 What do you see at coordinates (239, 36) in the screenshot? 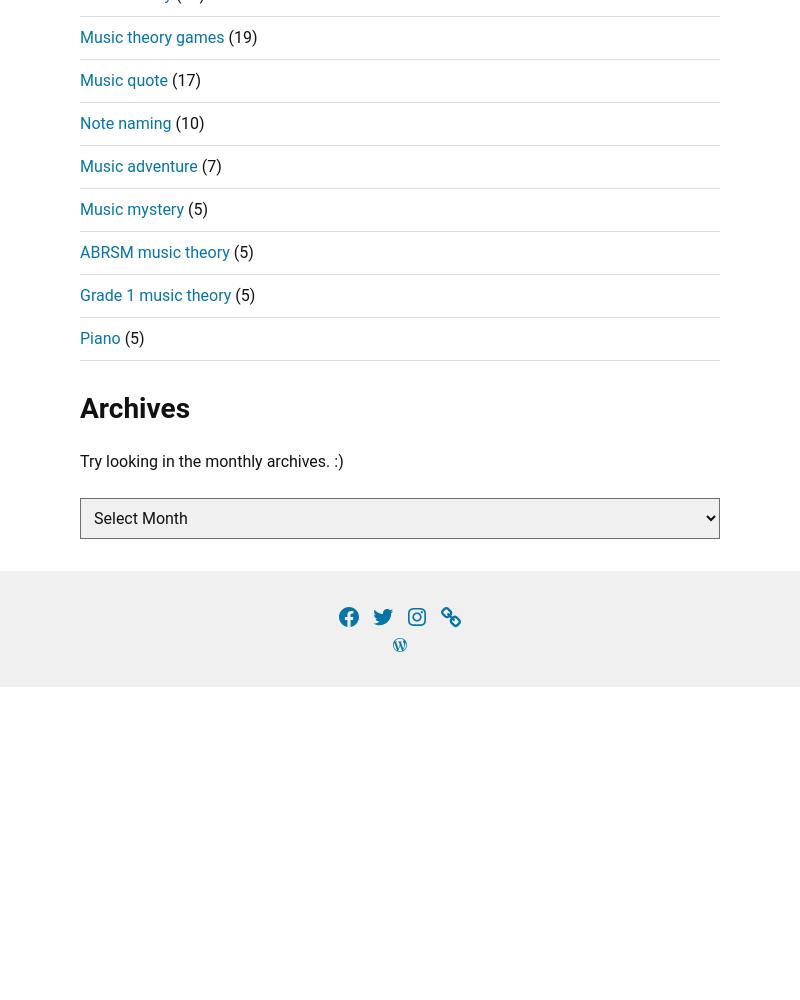
I see `'(19)'` at bounding box center [239, 36].